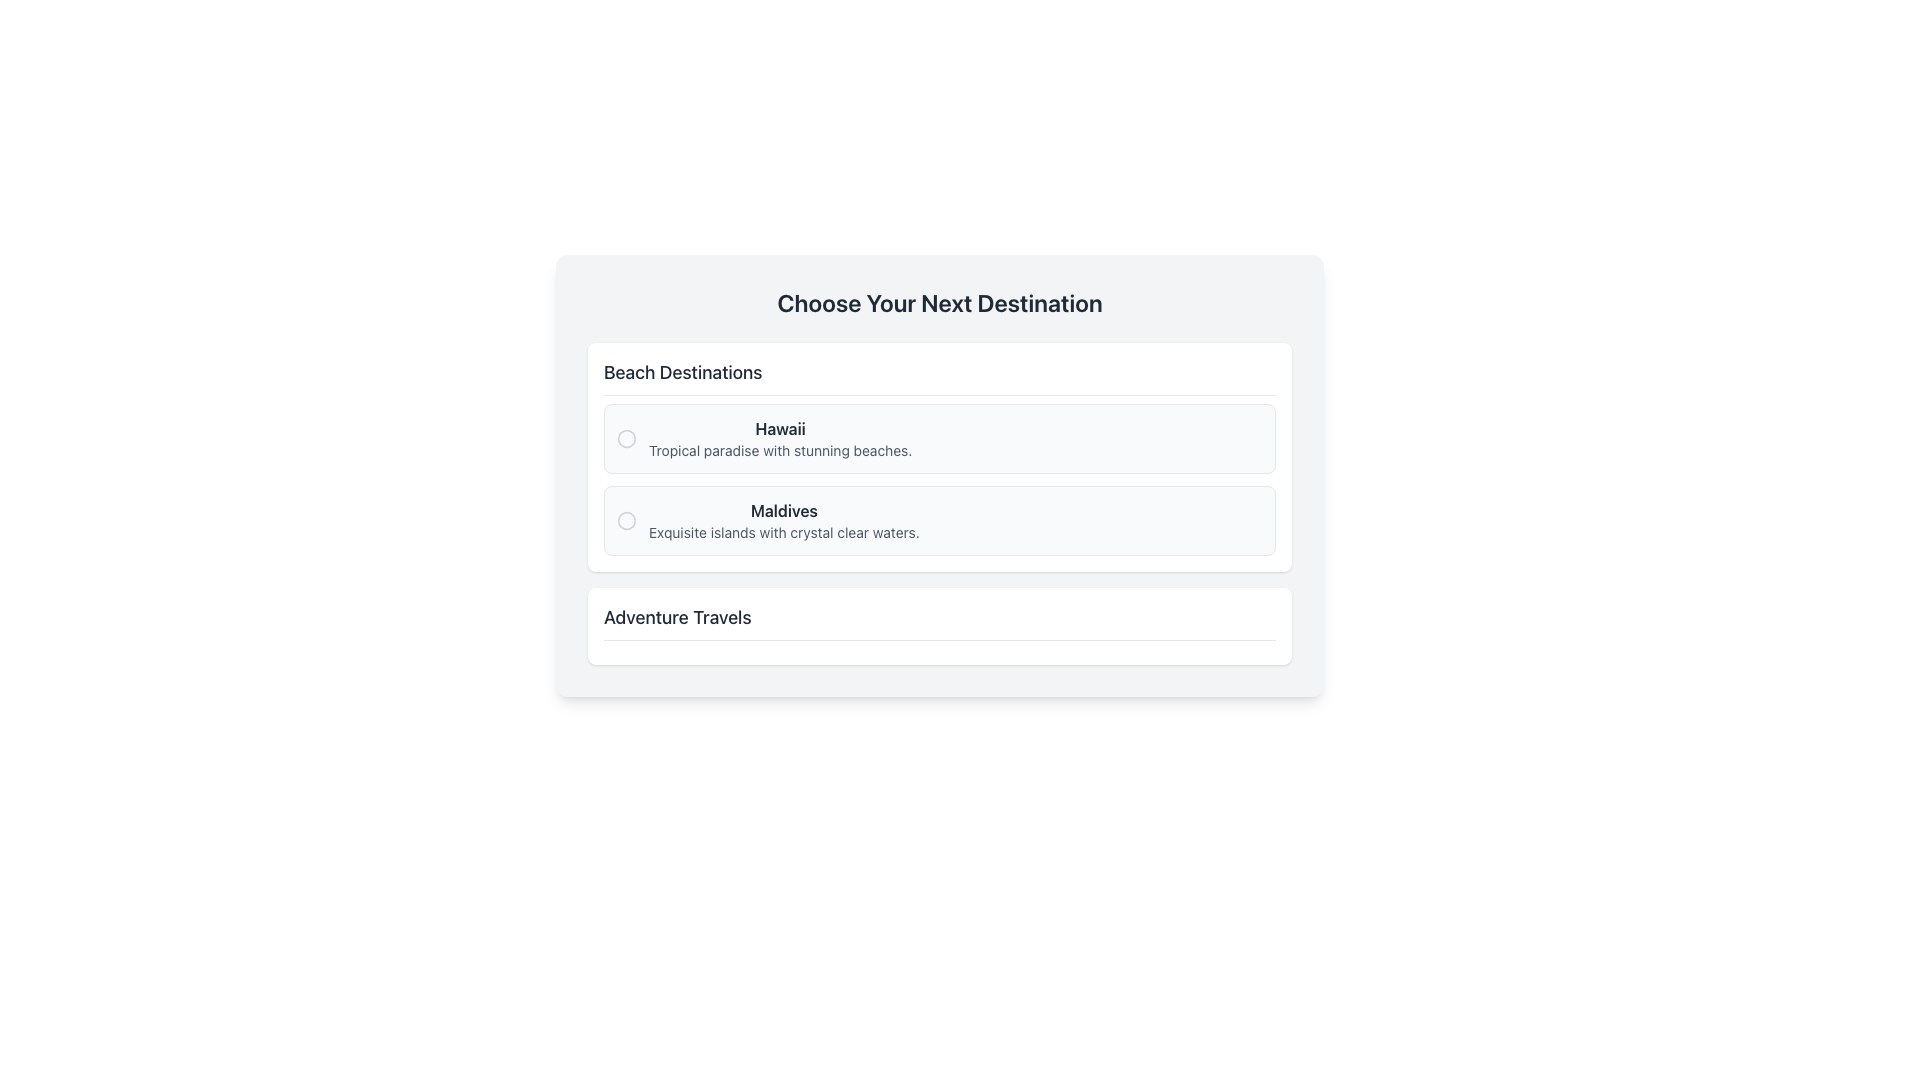 This screenshot has width=1920, height=1080. Describe the element at coordinates (779, 438) in the screenshot. I see `the Text Block displaying 'Hawaii' in the 'Beach Destinations' section` at that location.